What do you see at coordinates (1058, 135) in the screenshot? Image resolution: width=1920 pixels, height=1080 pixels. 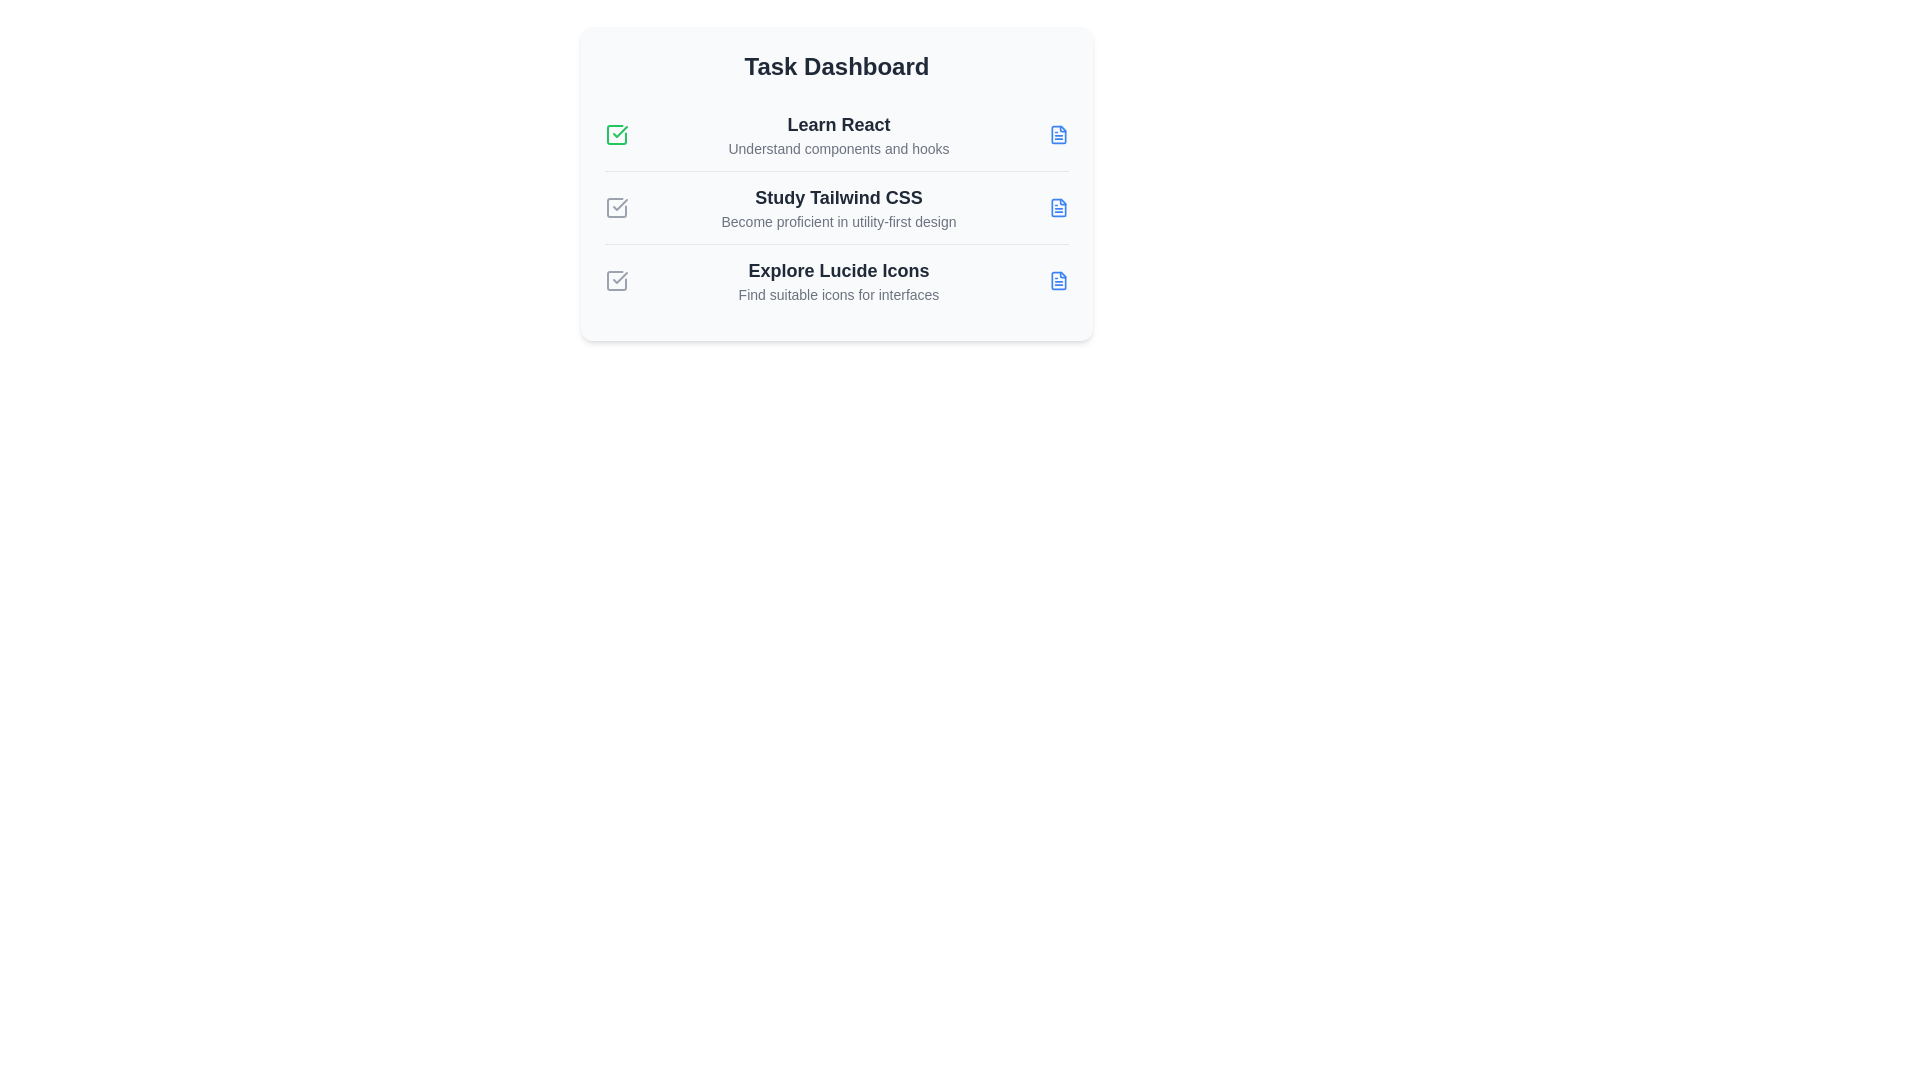 I see `the document icon corresponding to the task 'Learn React'` at bounding box center [1058, 135].